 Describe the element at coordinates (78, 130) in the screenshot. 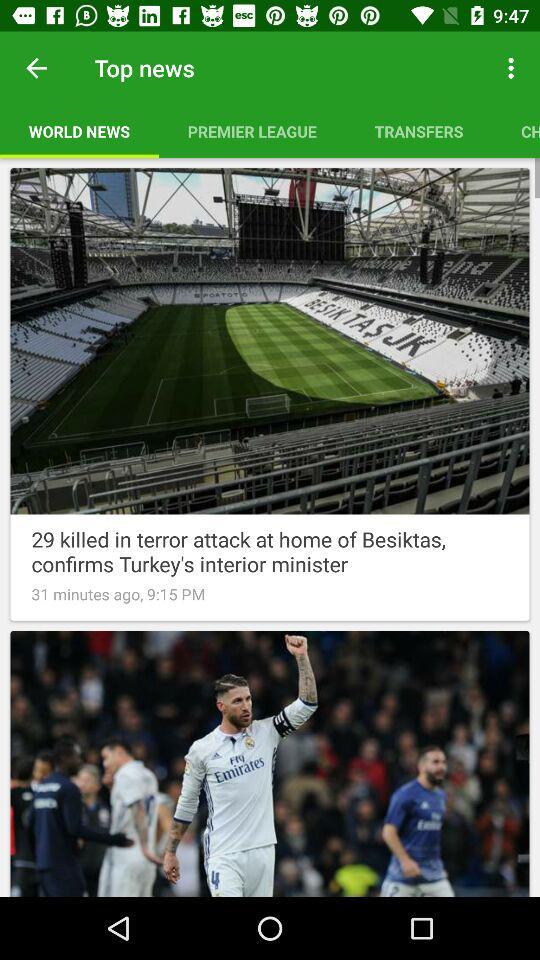

I see `the item to the left of the premier league item` at that location.